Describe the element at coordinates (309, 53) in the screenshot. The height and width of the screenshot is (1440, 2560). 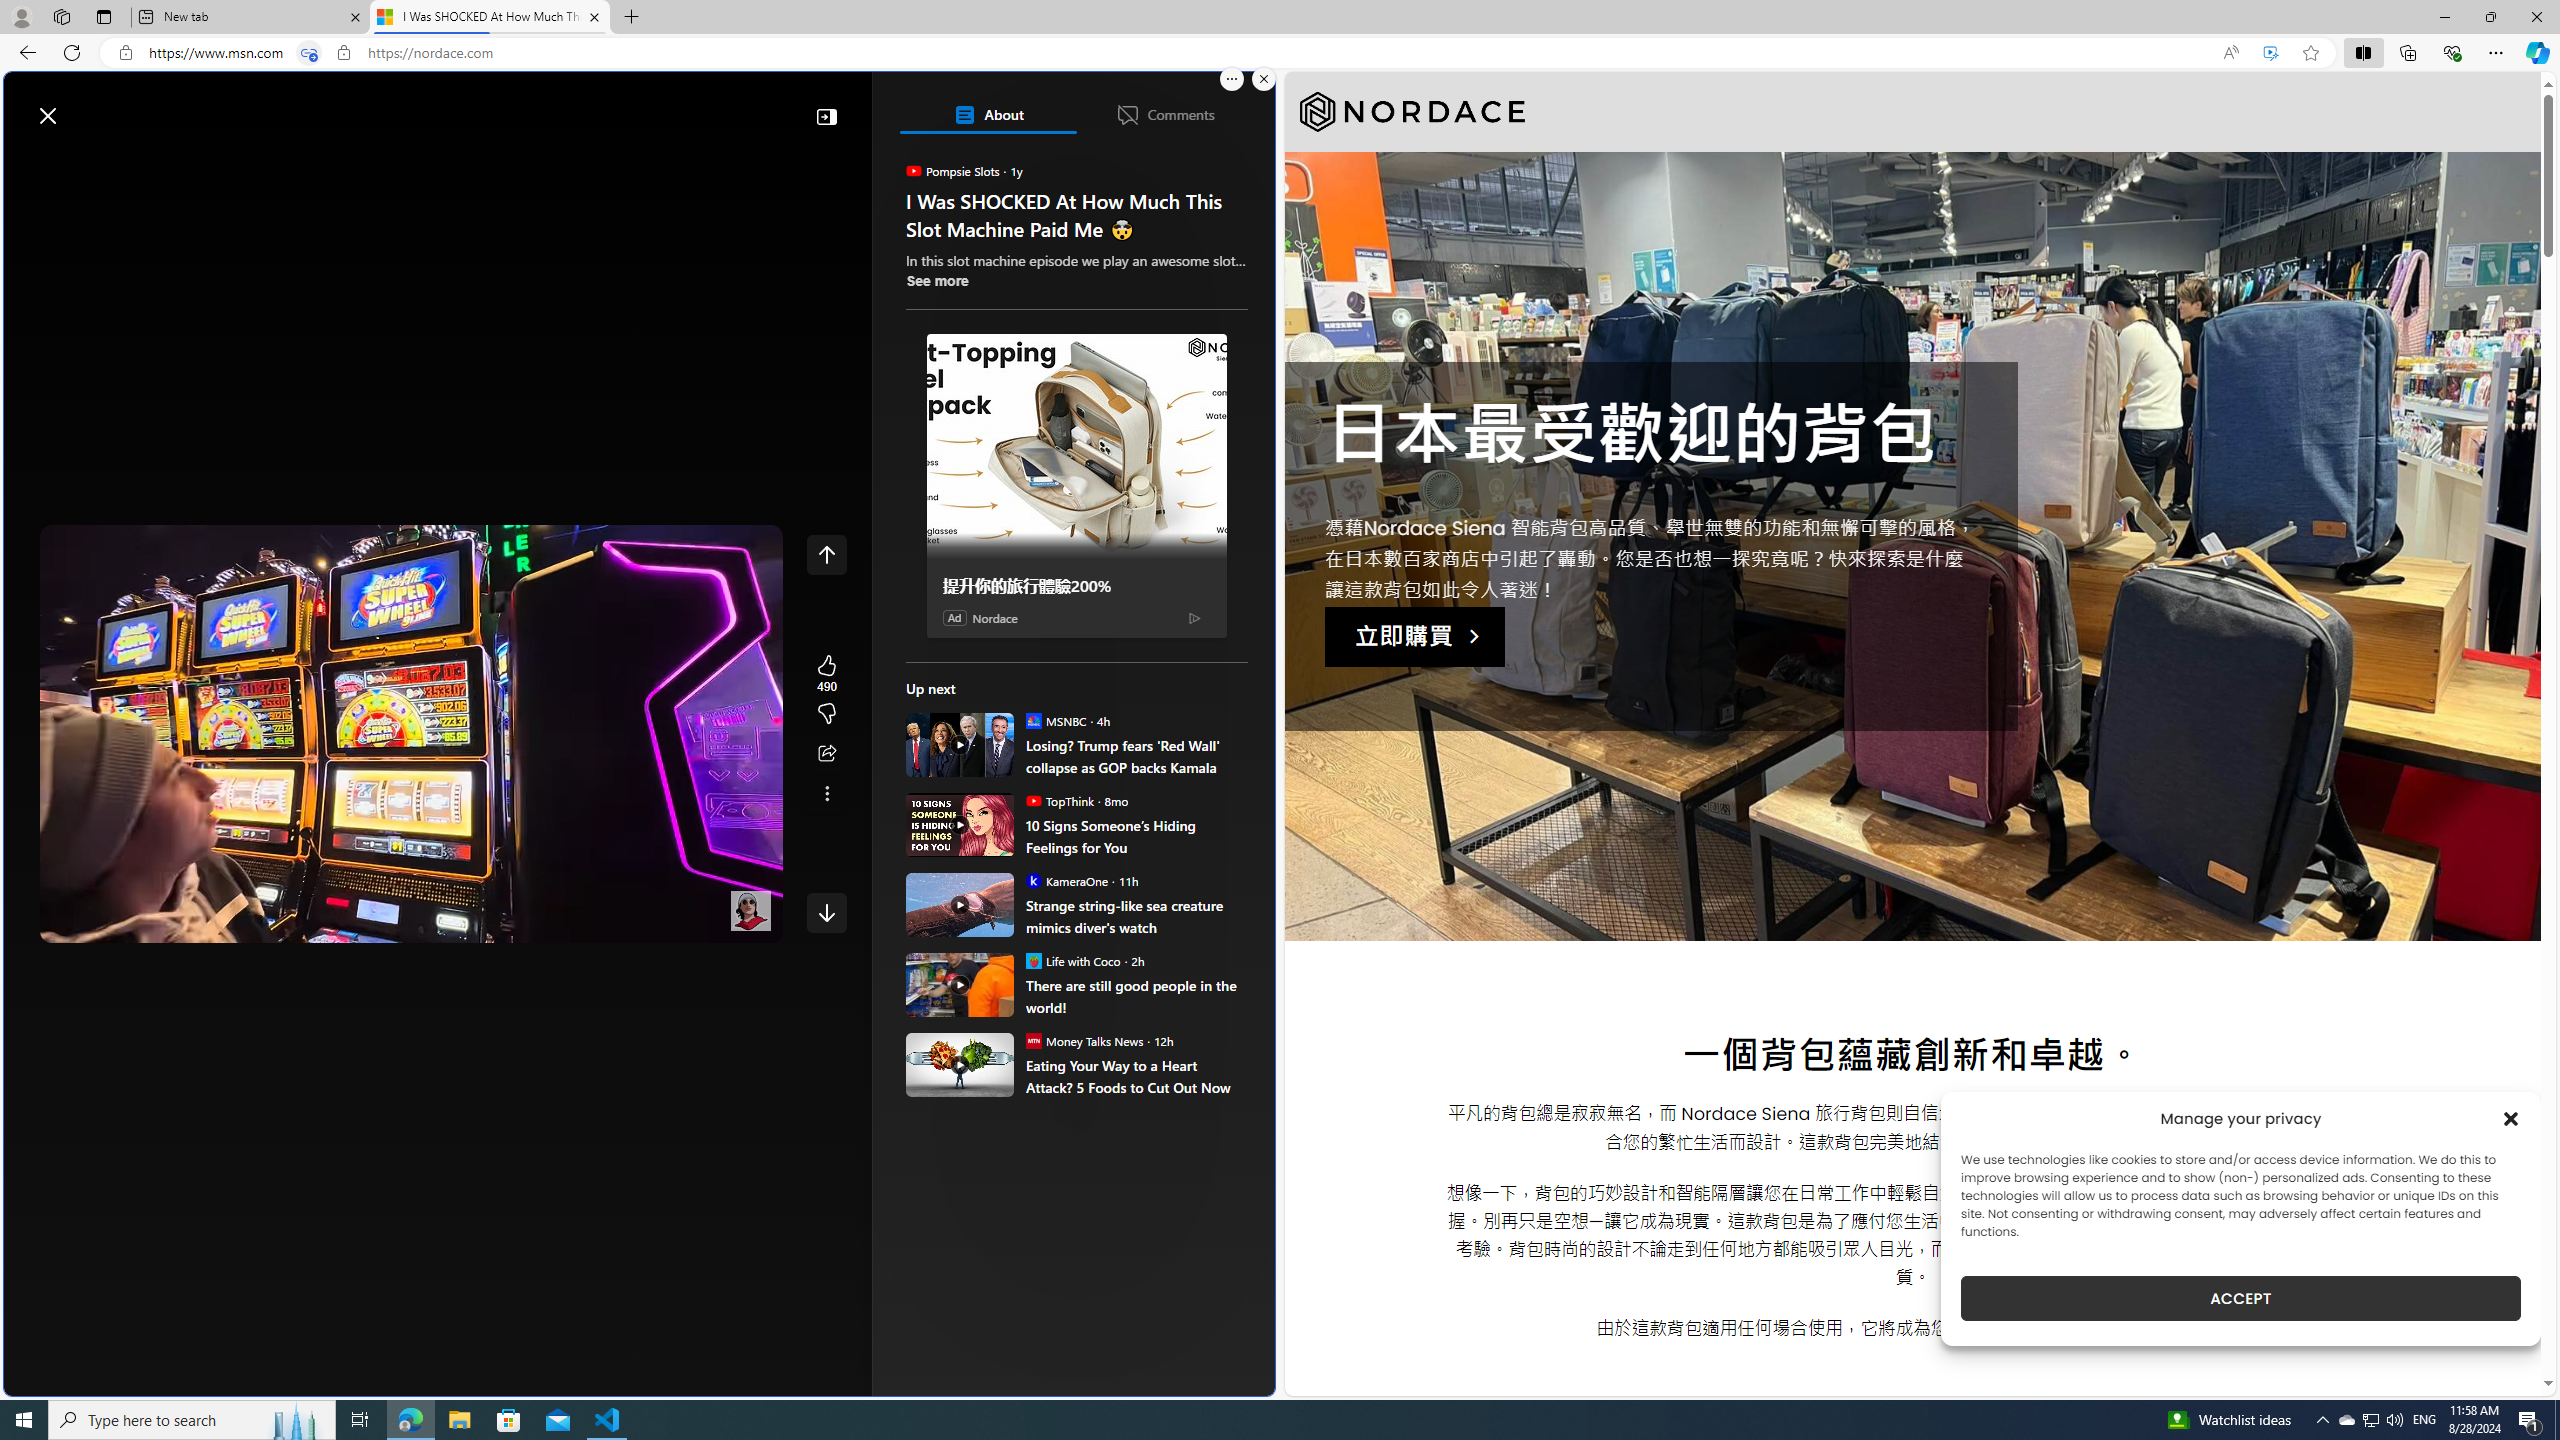
I see `'Tabs in split screen'` at that location.